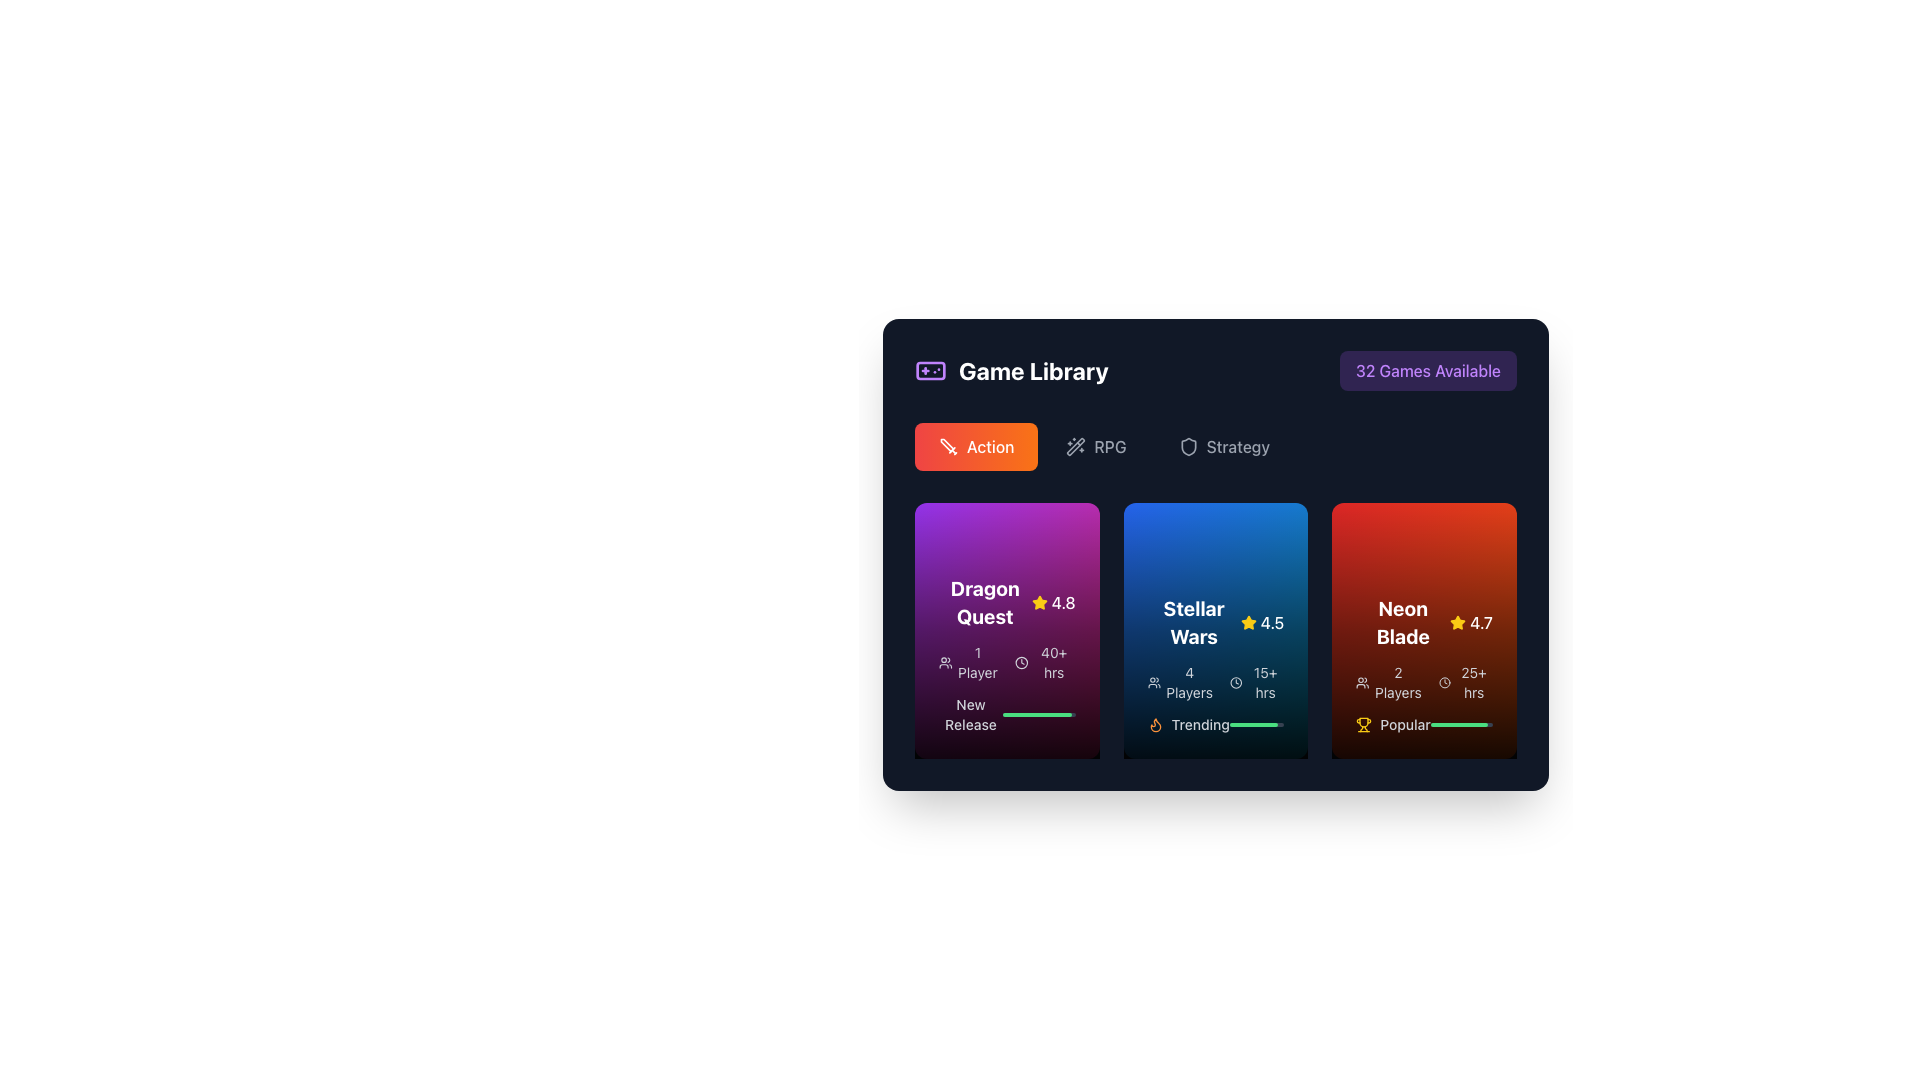 This screenshot has height=1080, width=1920. Describe the element at coordinates (1214, 681) in the screenshot. I see `the informational label that displays '4 Players' and '15+ hrs' under the 'Stellar Wars' title in the 'Game Library' section` at that location.